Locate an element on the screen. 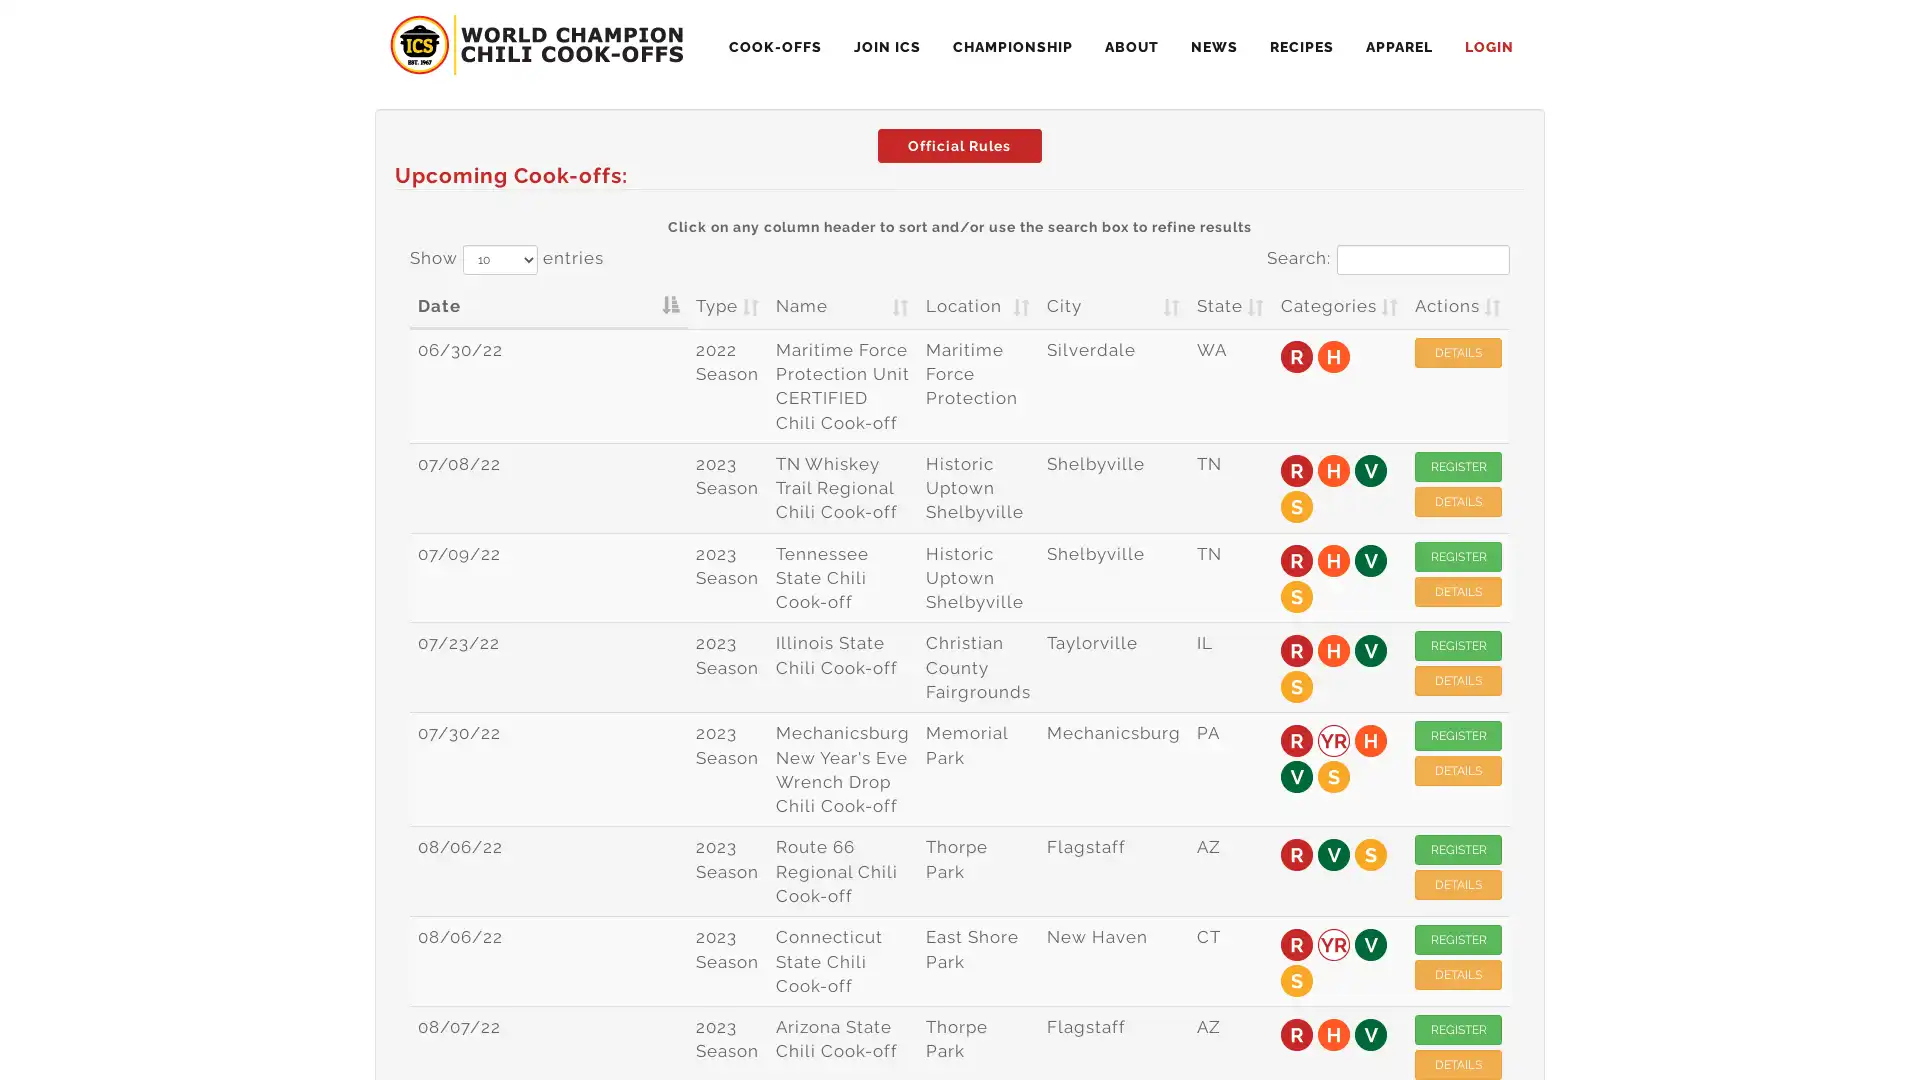 This screenshot has width=1920, height=1080. DETAILS is located at coordinates (1458, 589).